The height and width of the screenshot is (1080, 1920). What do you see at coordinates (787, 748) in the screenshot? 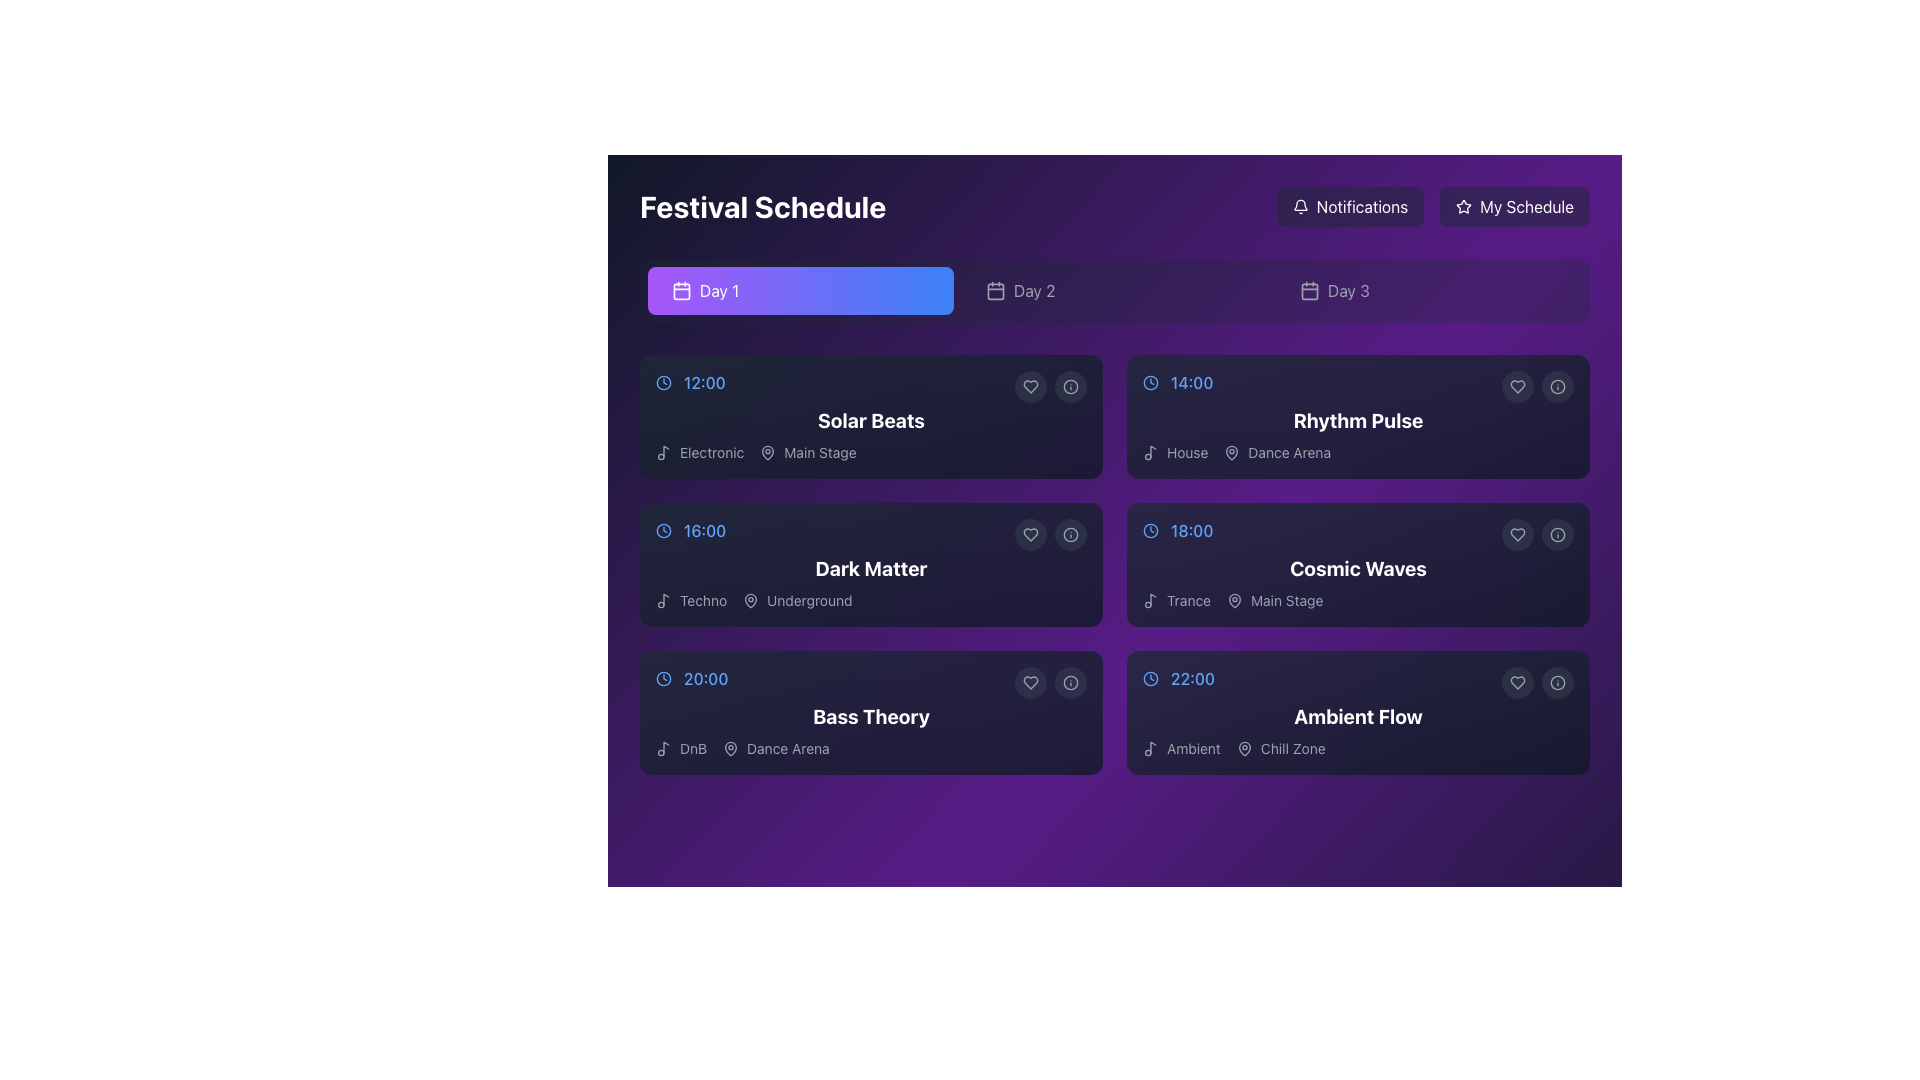
I see `the Static text label displaying 'Dance Arena', which is located in the bottom row of the schedule grid next to a map pin icon` at bounding box center [787, 748].